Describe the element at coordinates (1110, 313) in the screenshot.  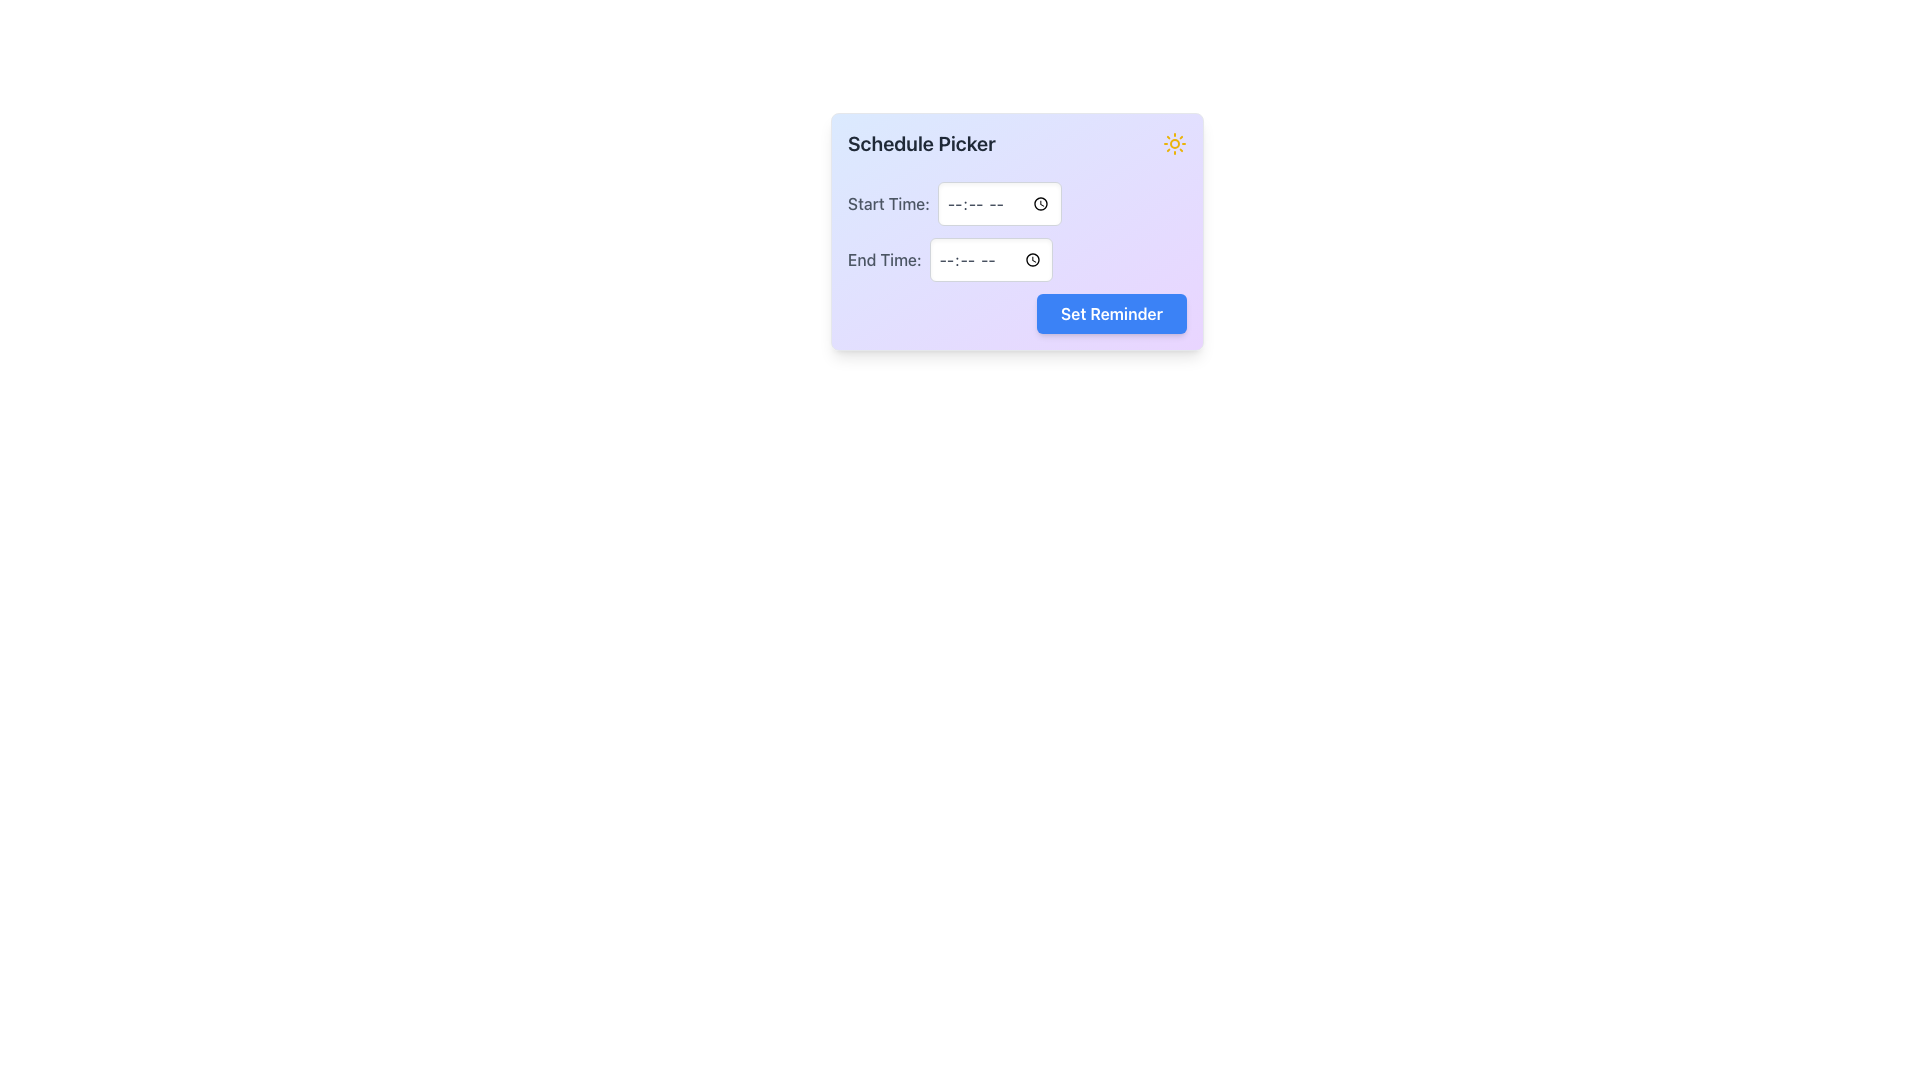
I see `the 'Set Reminder' button located in the bottom-right corner of the 'Schedule Picker' interface` at that location.